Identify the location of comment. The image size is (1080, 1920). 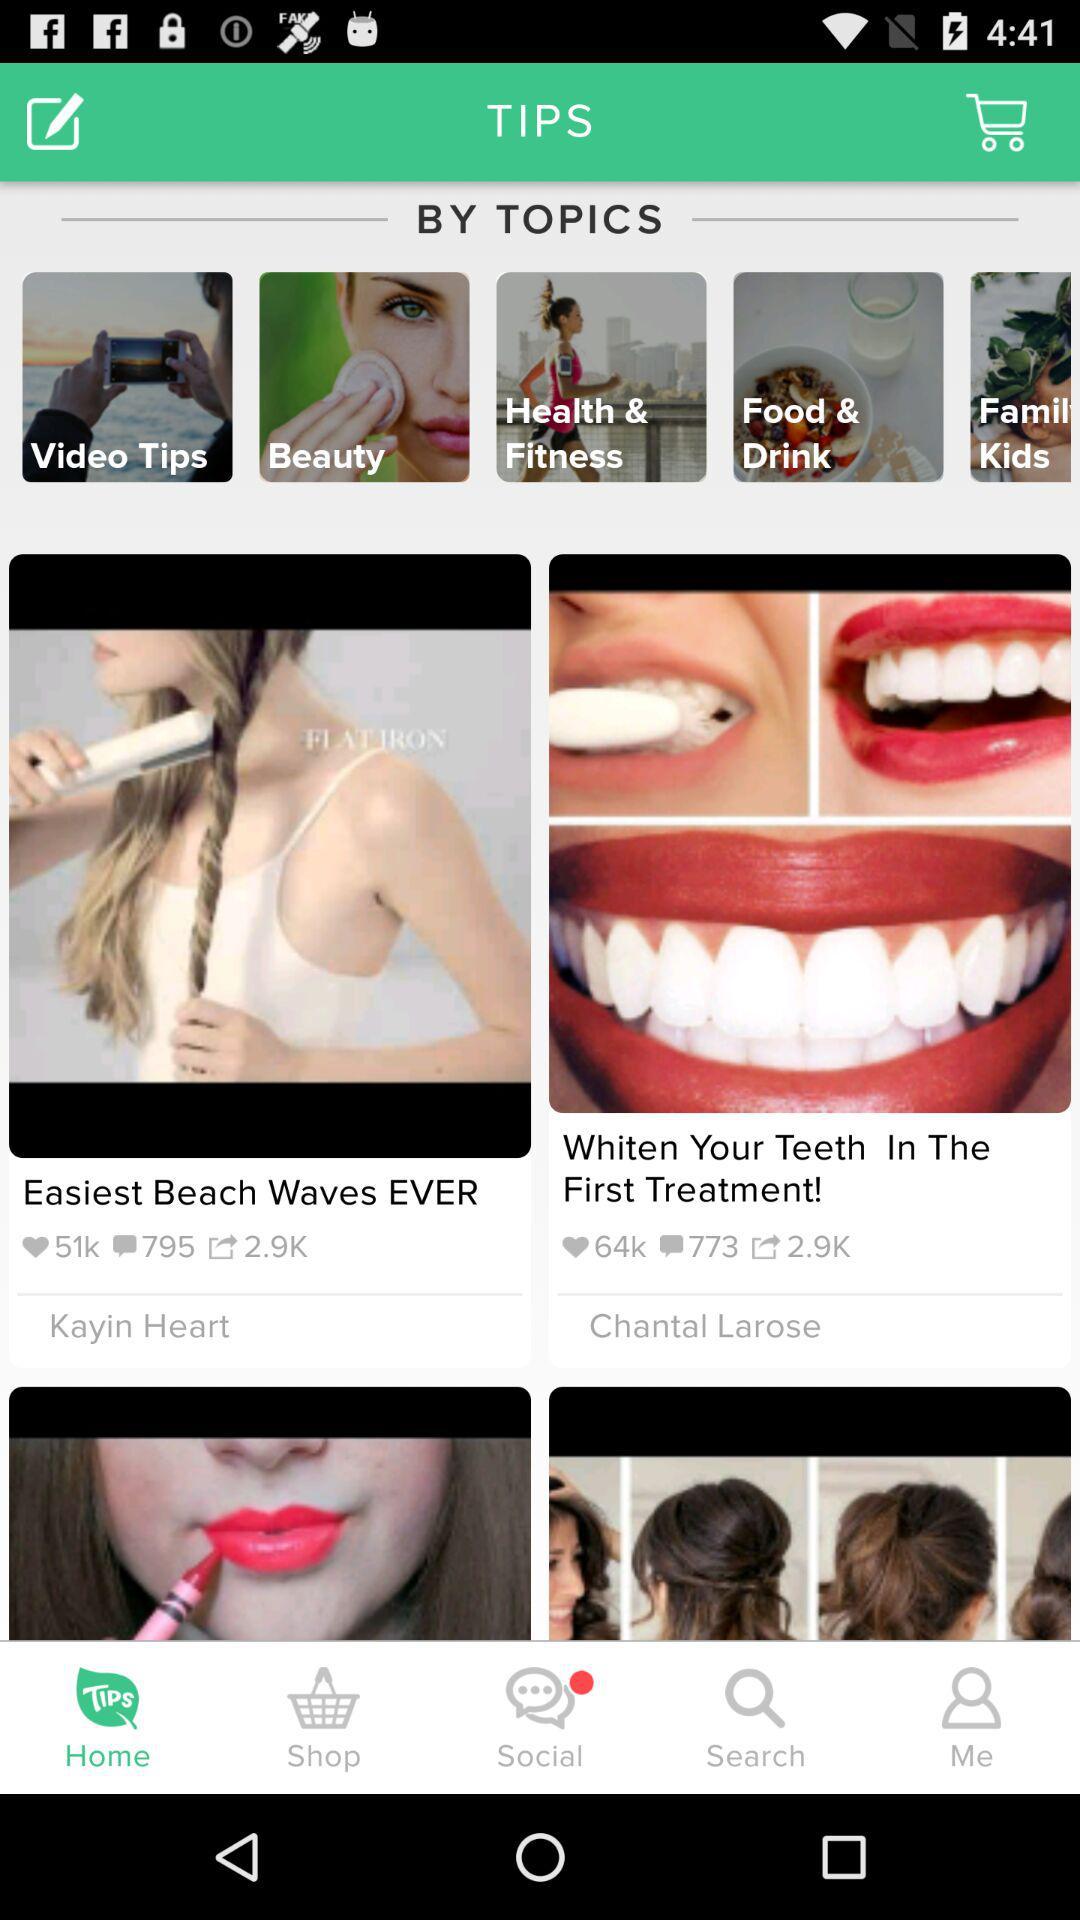
(54, 120).